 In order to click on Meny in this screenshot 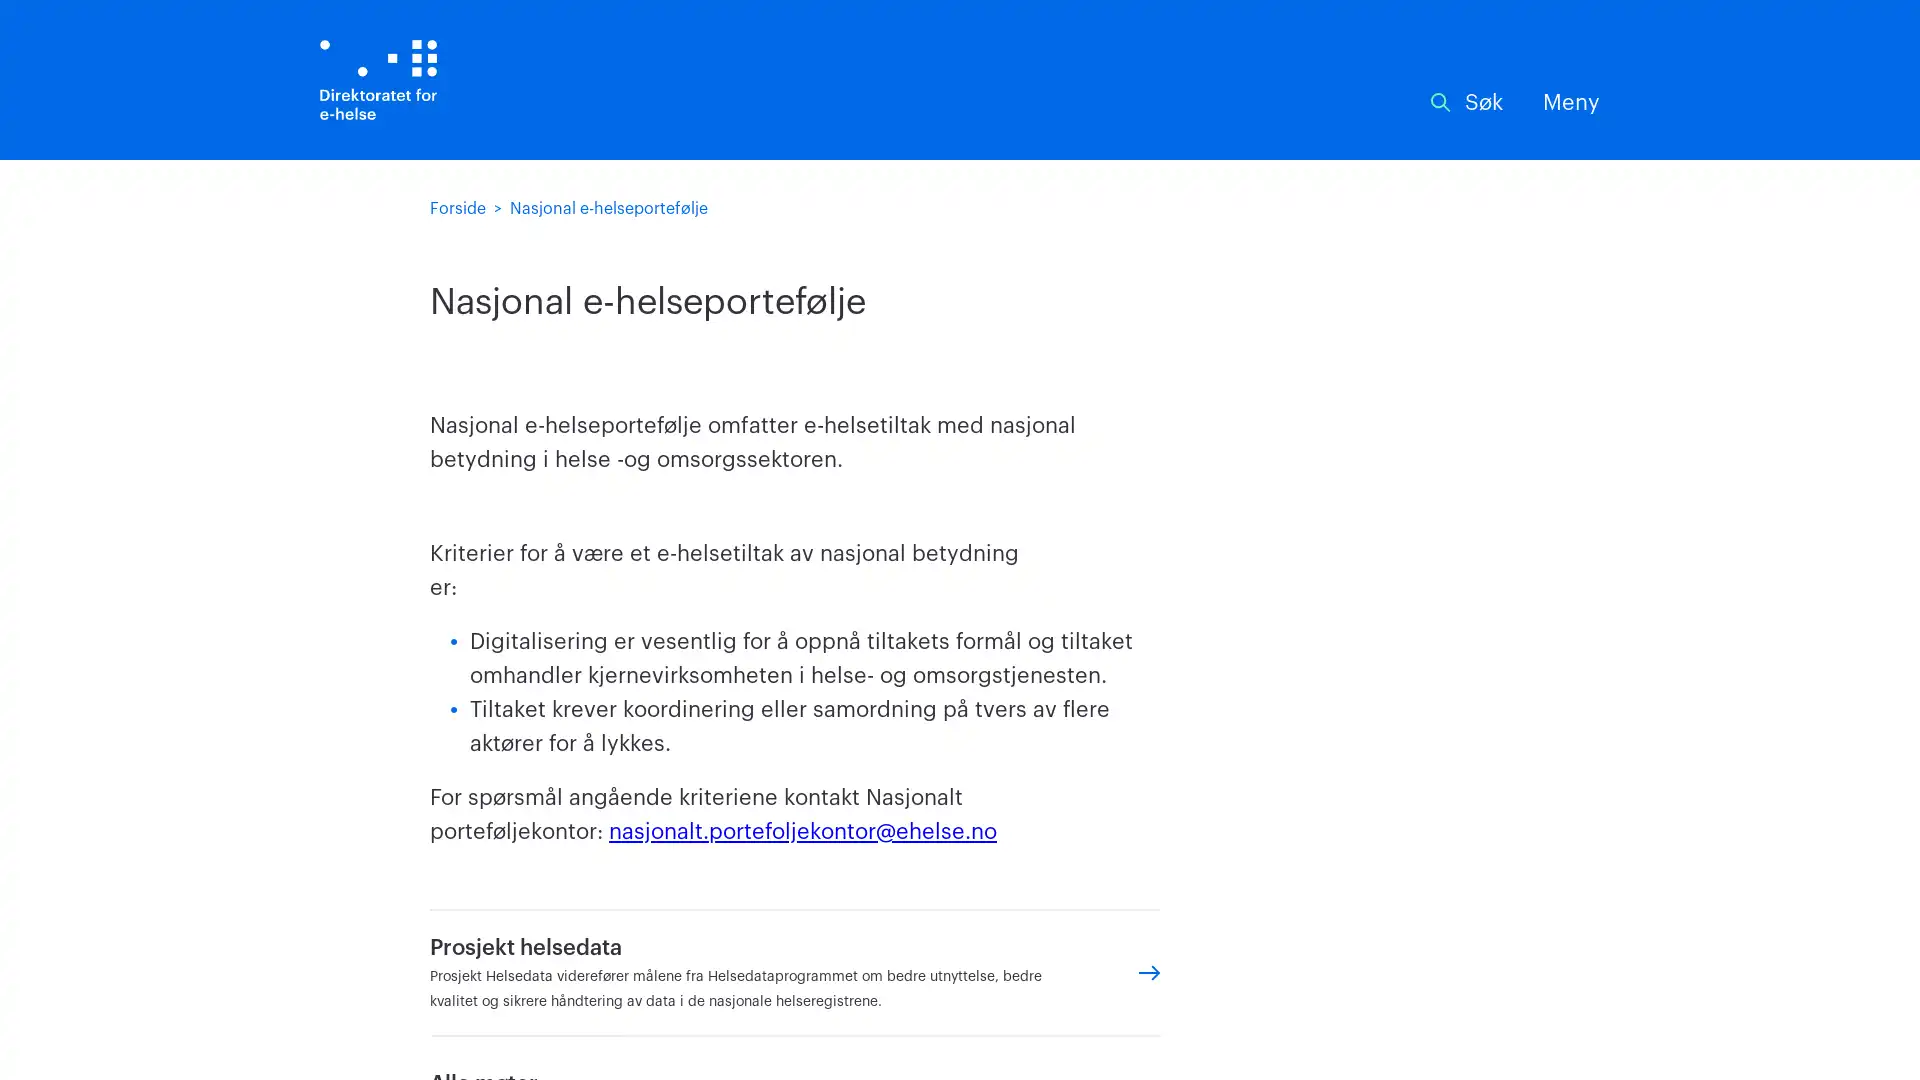, I will do `click(1570, 103)`.